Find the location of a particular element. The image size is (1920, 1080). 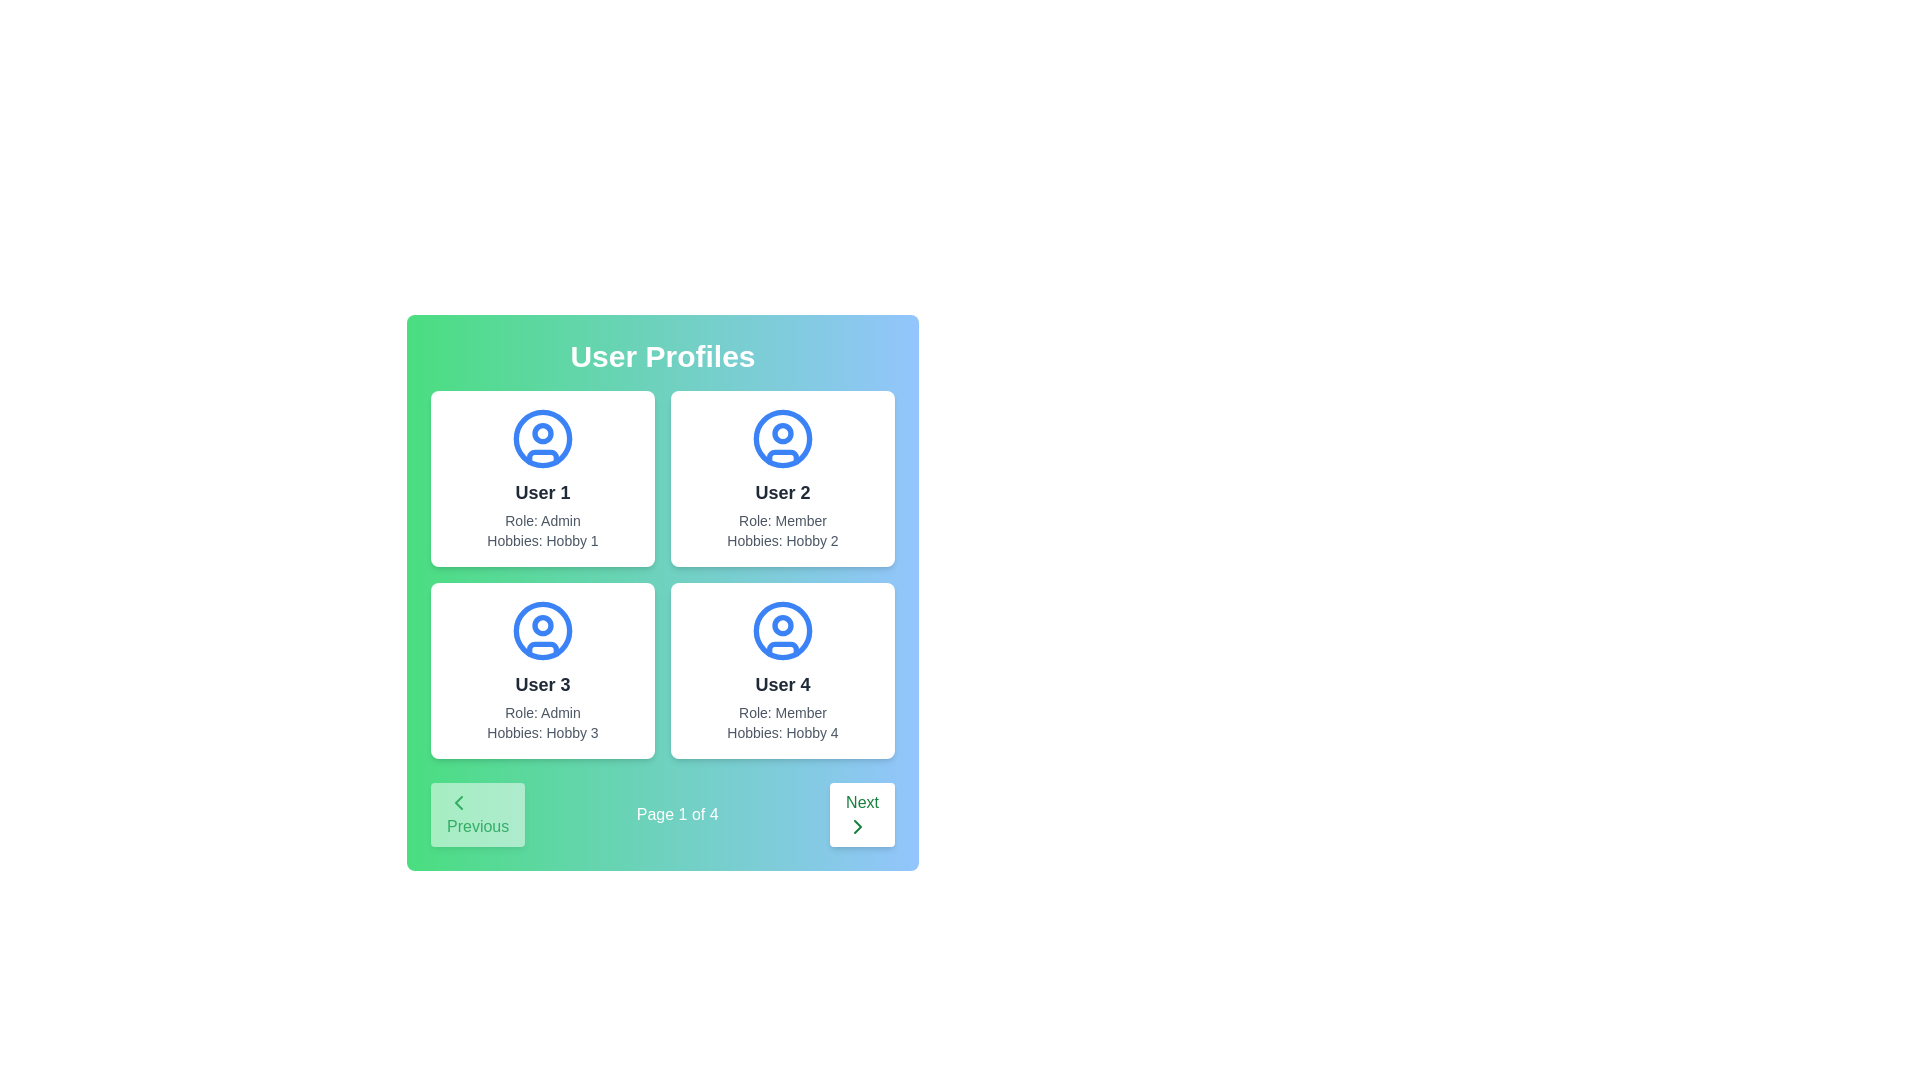

the text label displaying 'User 1' in a bold, dark gray font, which is positioned beneath the circular user icon in the first user profile card is located at coordinates (542, 493).